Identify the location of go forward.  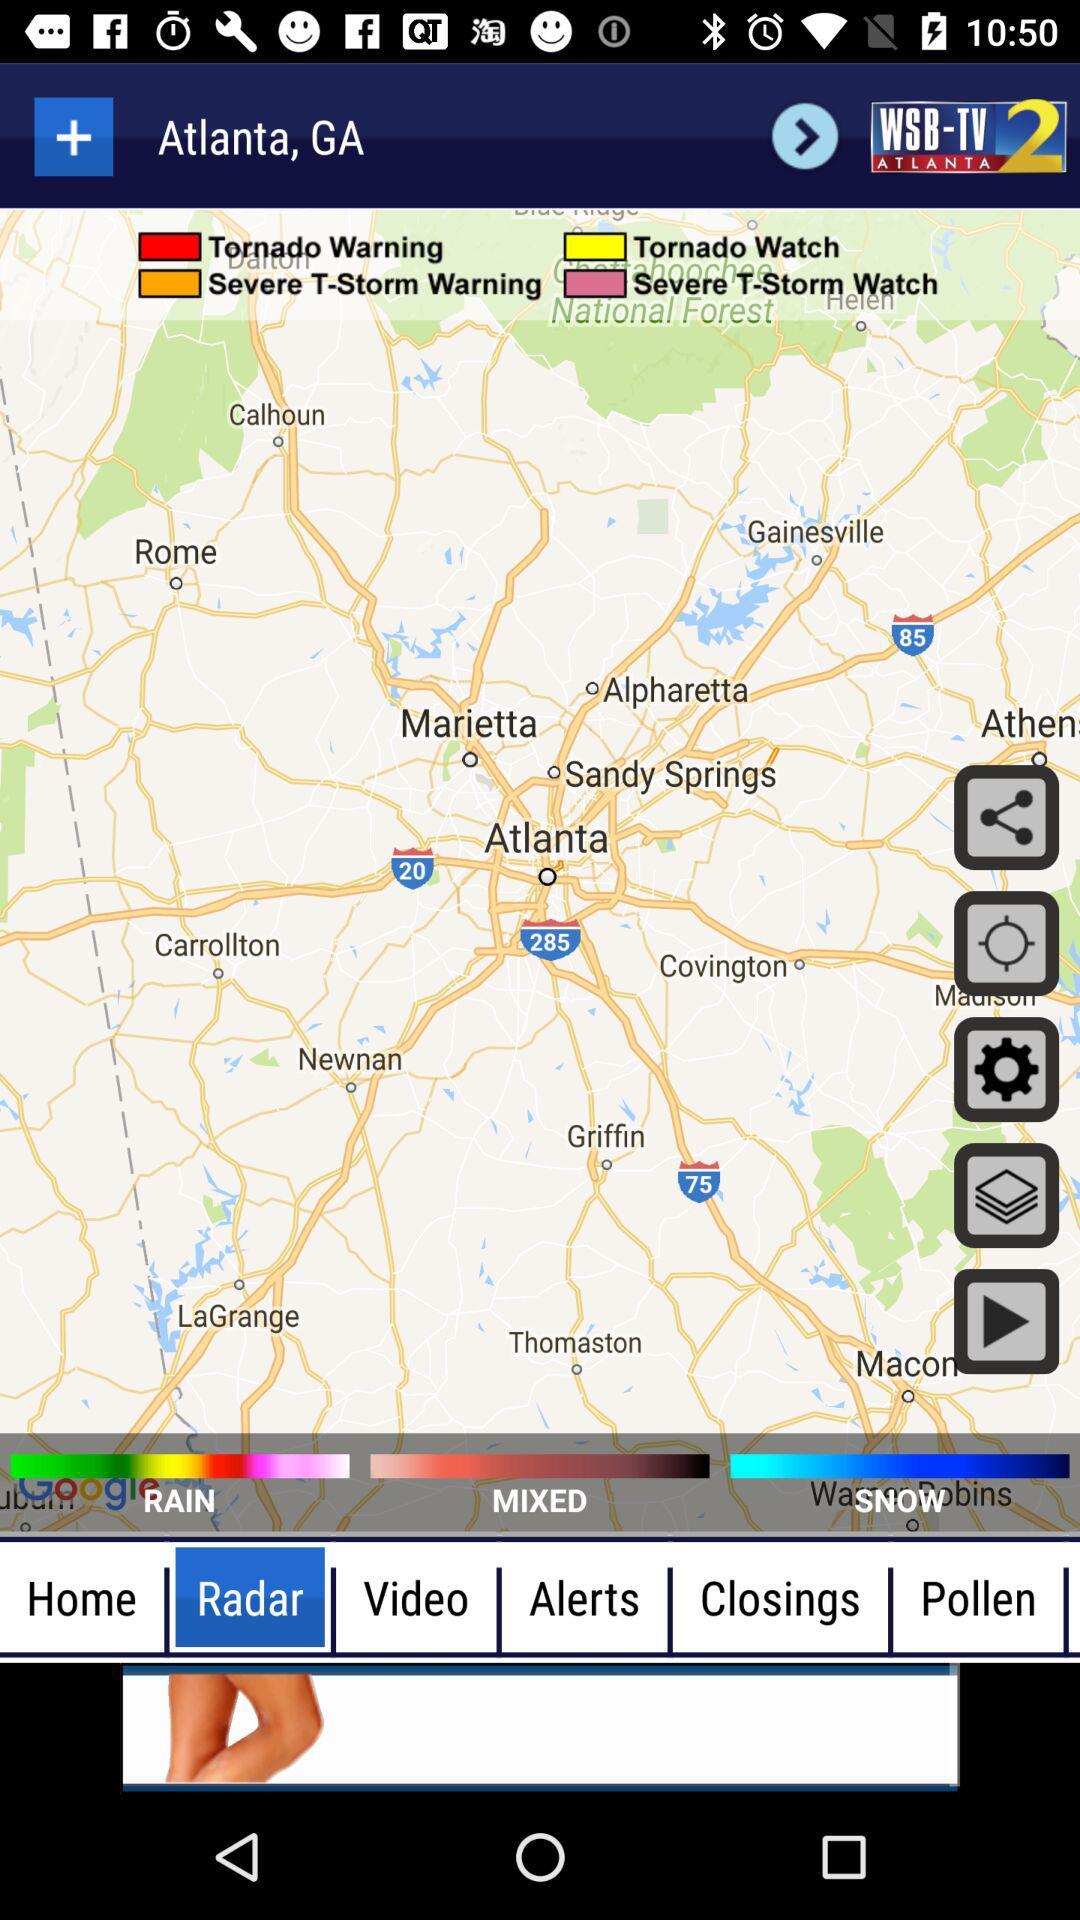
(804, 135).